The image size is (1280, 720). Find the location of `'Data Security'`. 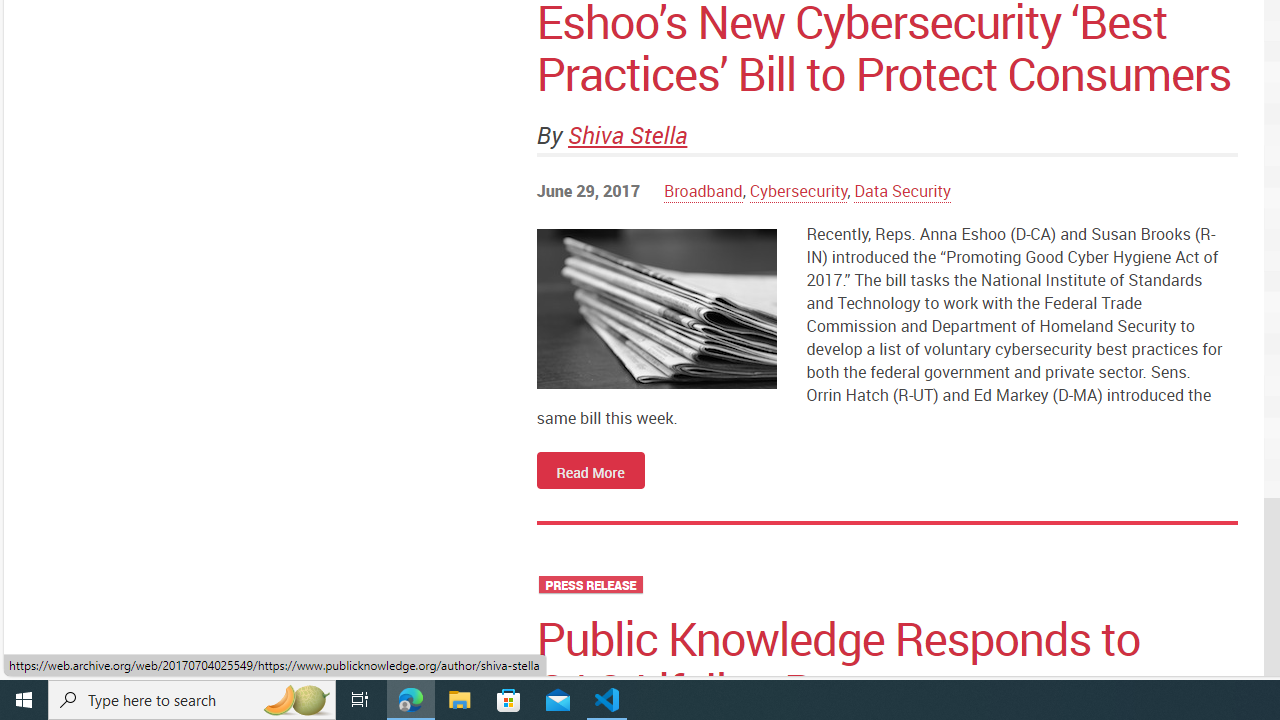

'Data Security' is located at coordinates (902, 191).